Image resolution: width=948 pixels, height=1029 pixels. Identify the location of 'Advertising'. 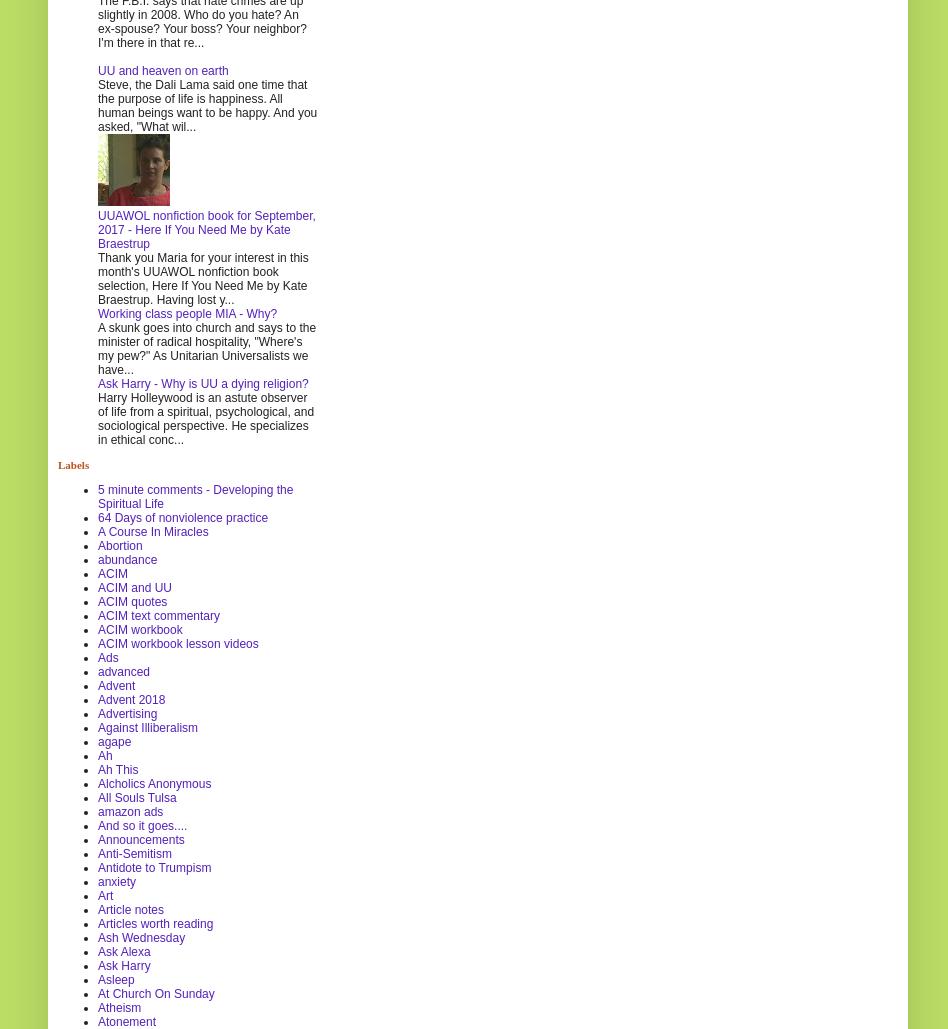
(126, 711).